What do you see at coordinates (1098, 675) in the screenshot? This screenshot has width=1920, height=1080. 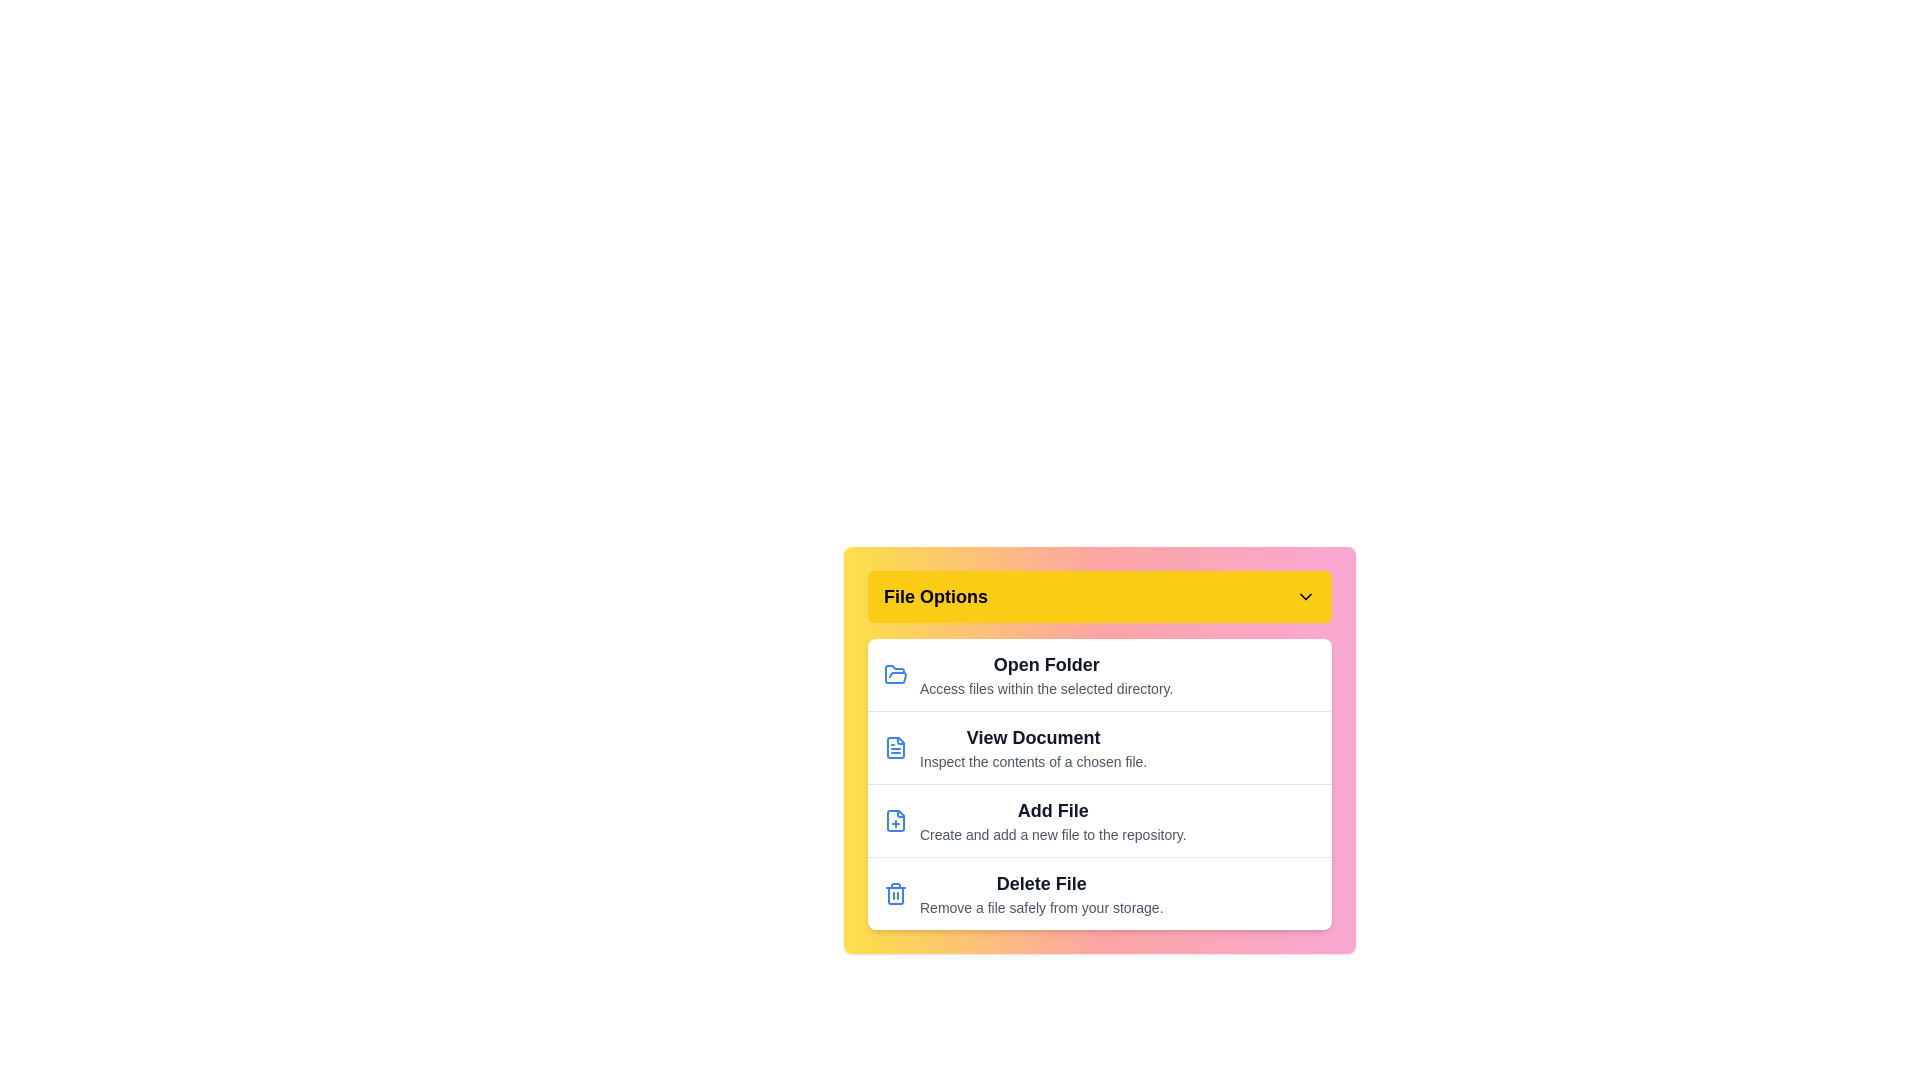 I see `the first menu item in the 'File Options' menu` at bounding box center [1098, 675].